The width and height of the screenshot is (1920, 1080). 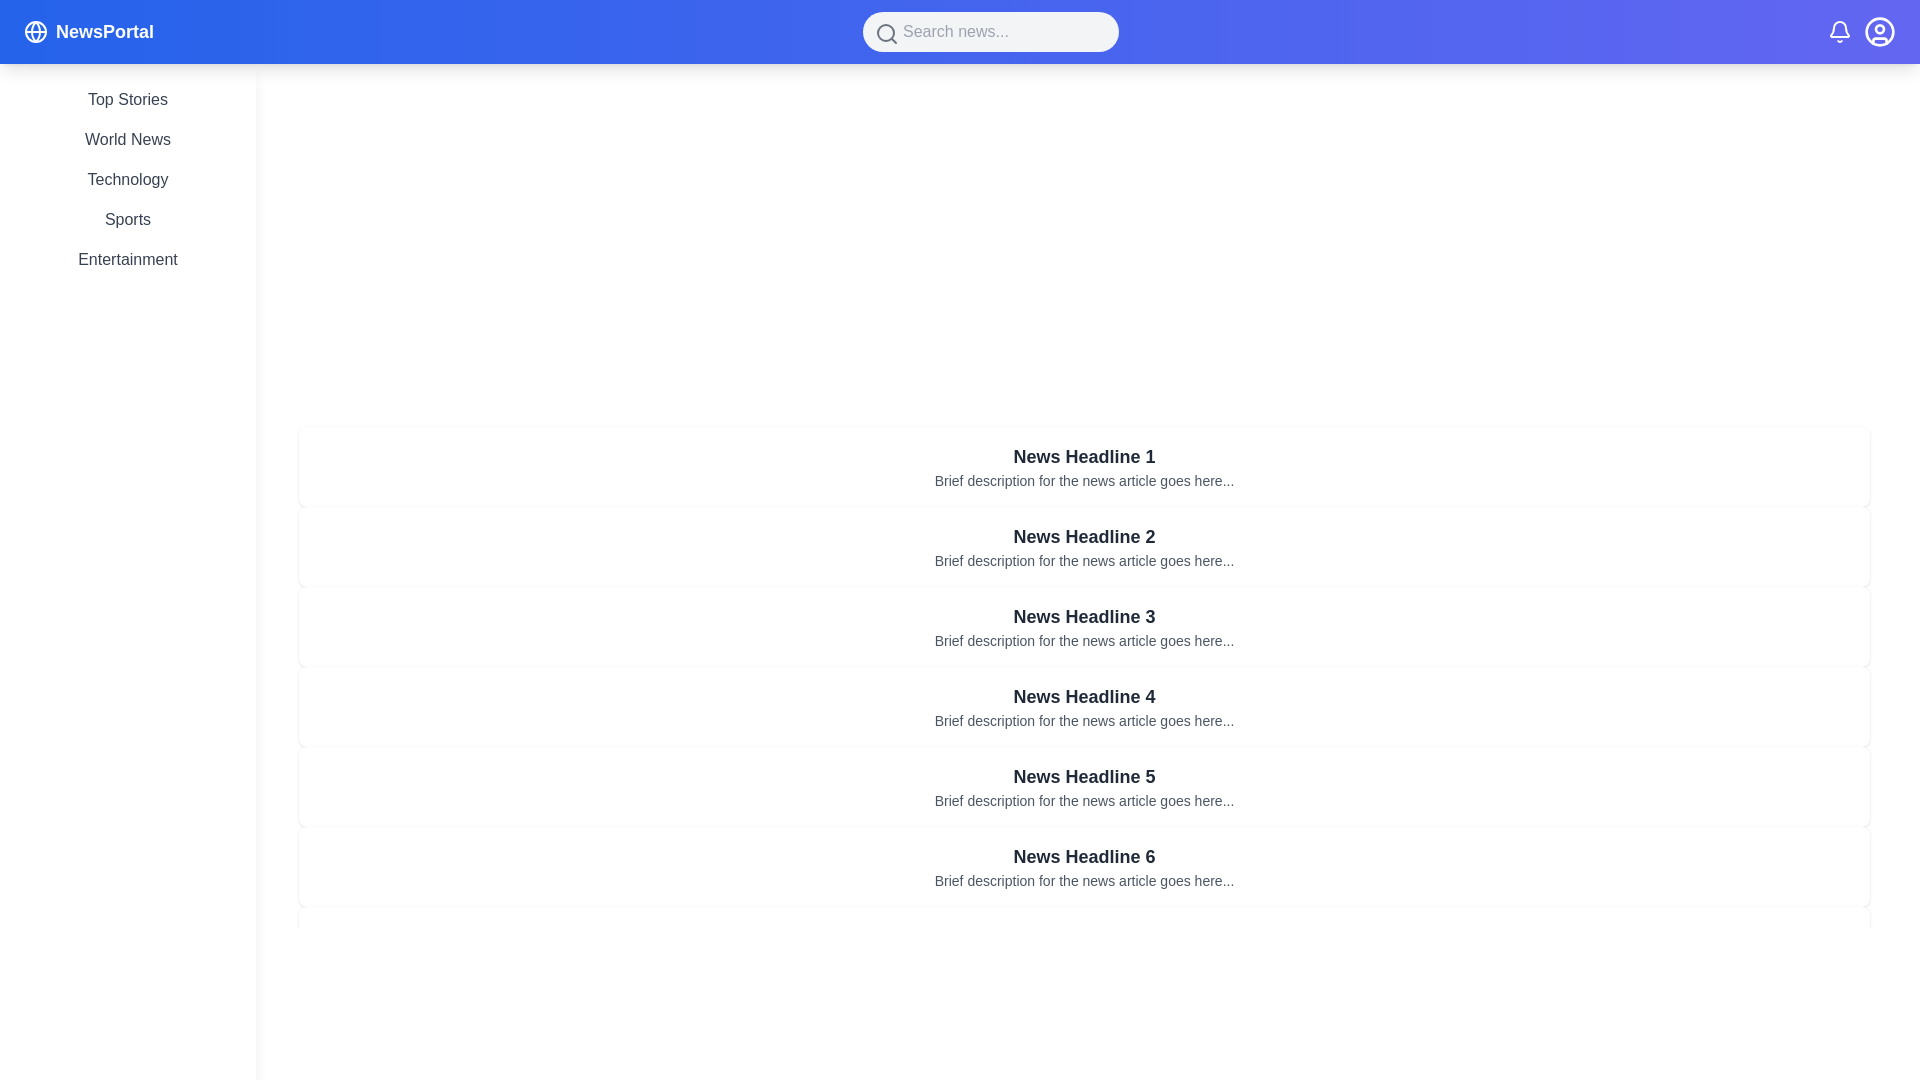 What do you see at coordinates (990, 31) in the screenshot?
I see `the search input field, which is a rounded rectangle with a gray background and placeholder text 'Search news...', to focus and start typing` at bounding box center [990, 31].